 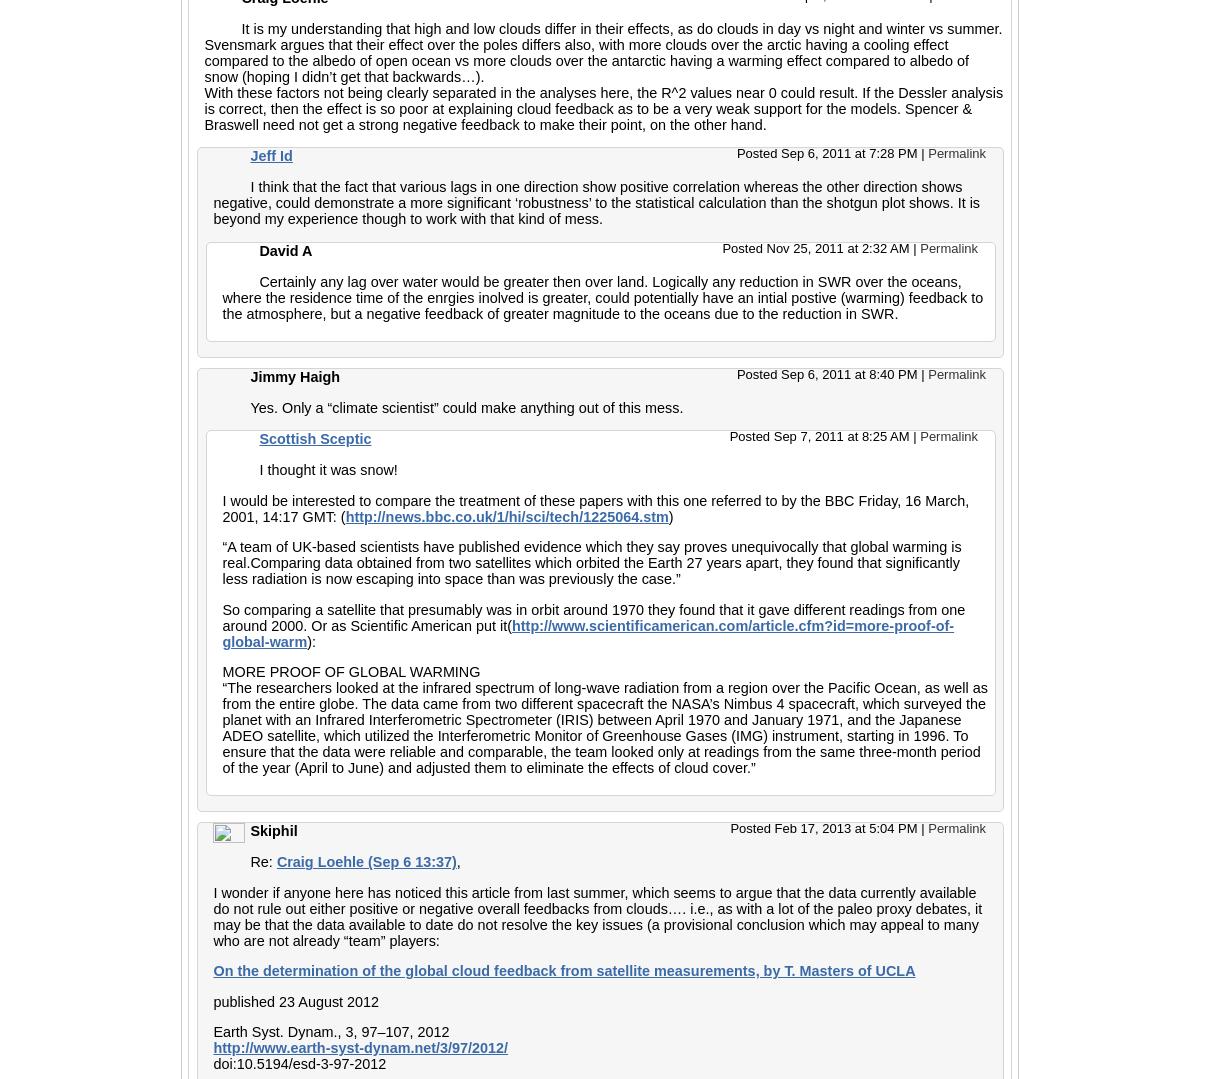 I want to click on 'Posted Sep 6, 2011 at 8:40 PM', so click(x=827, y=374).